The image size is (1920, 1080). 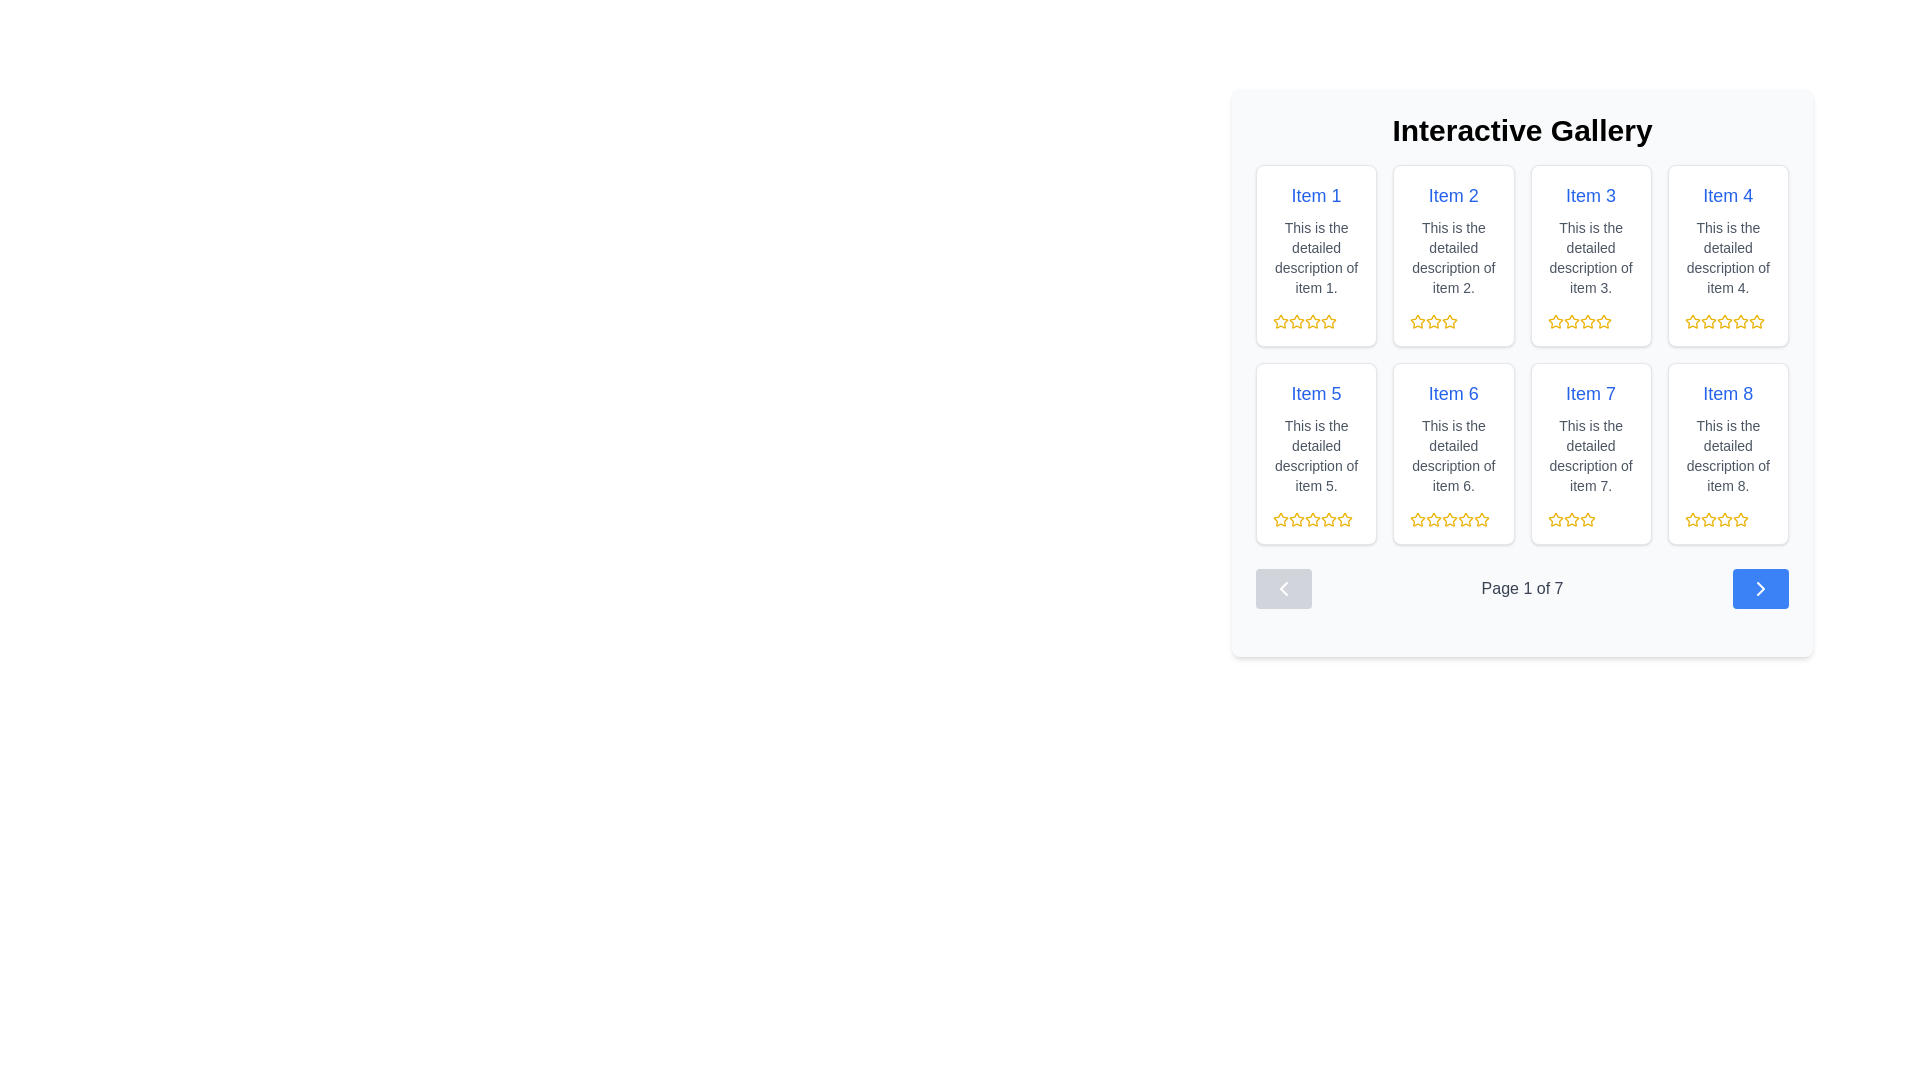 I want to click on the fourth star icon in the 5-star rating system to rate the item associated with 'Item 4' in the Interactive Gallery, so click(x=1691, y=320).